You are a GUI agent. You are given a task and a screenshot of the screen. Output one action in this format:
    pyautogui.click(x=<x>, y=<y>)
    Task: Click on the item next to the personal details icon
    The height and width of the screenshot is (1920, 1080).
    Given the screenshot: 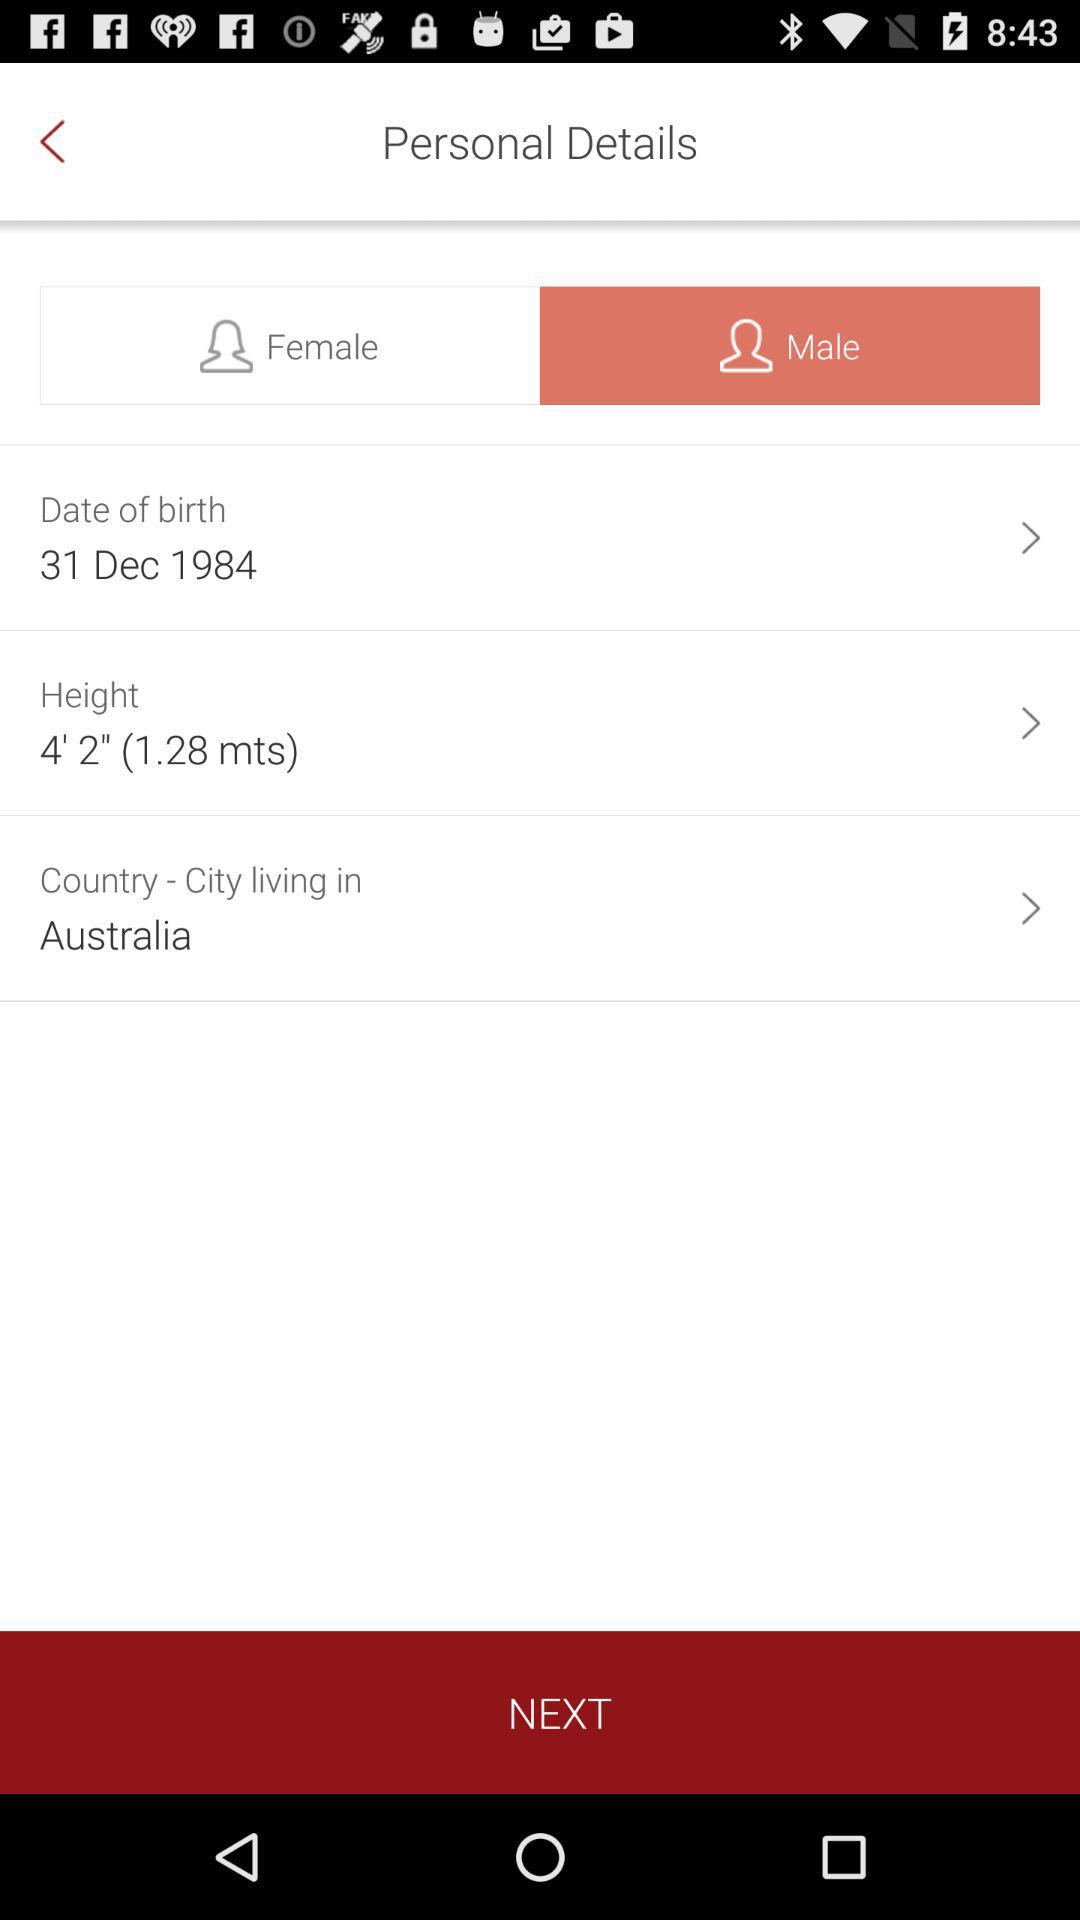 What is the action you would take?
    pyautogui.click(x=72, y=140)
    